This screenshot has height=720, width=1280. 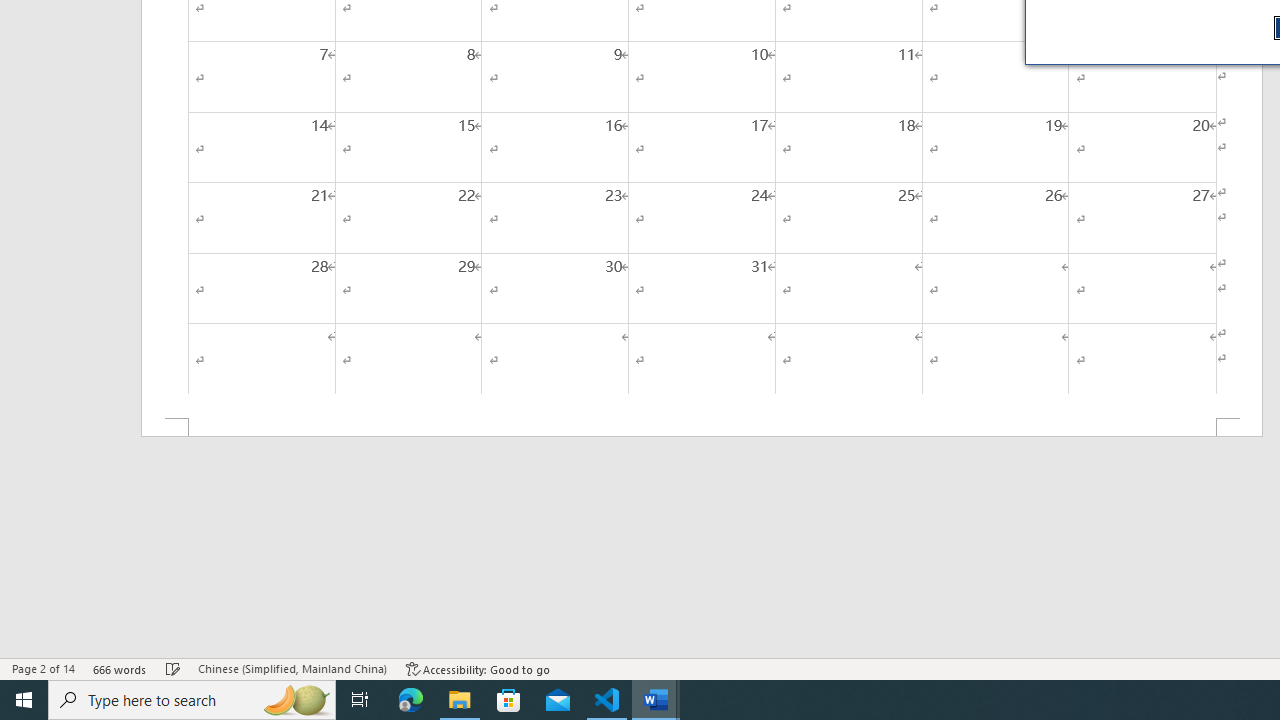 I want to click on 'Spelling and Grammar Check Checking', so click(x=173, y=669).